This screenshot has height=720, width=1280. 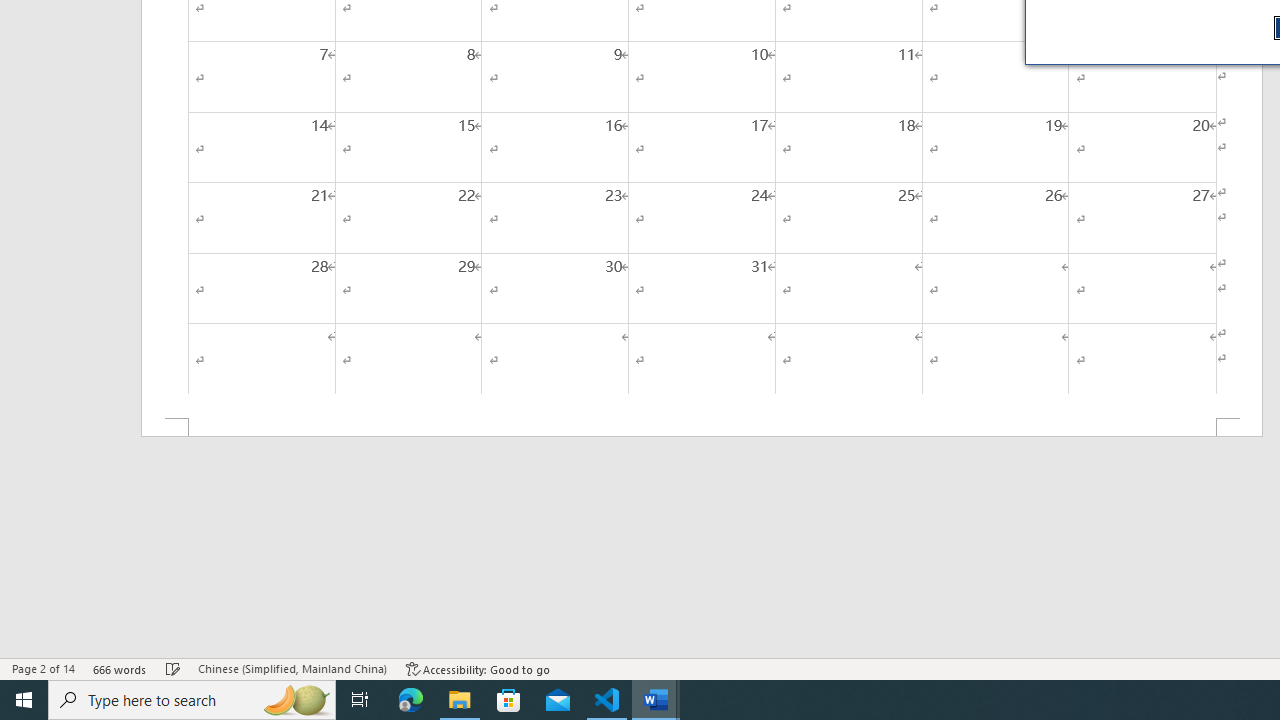 I want to click on 'Spelling and Grammar Check Checking', so click(x=173, y=669).